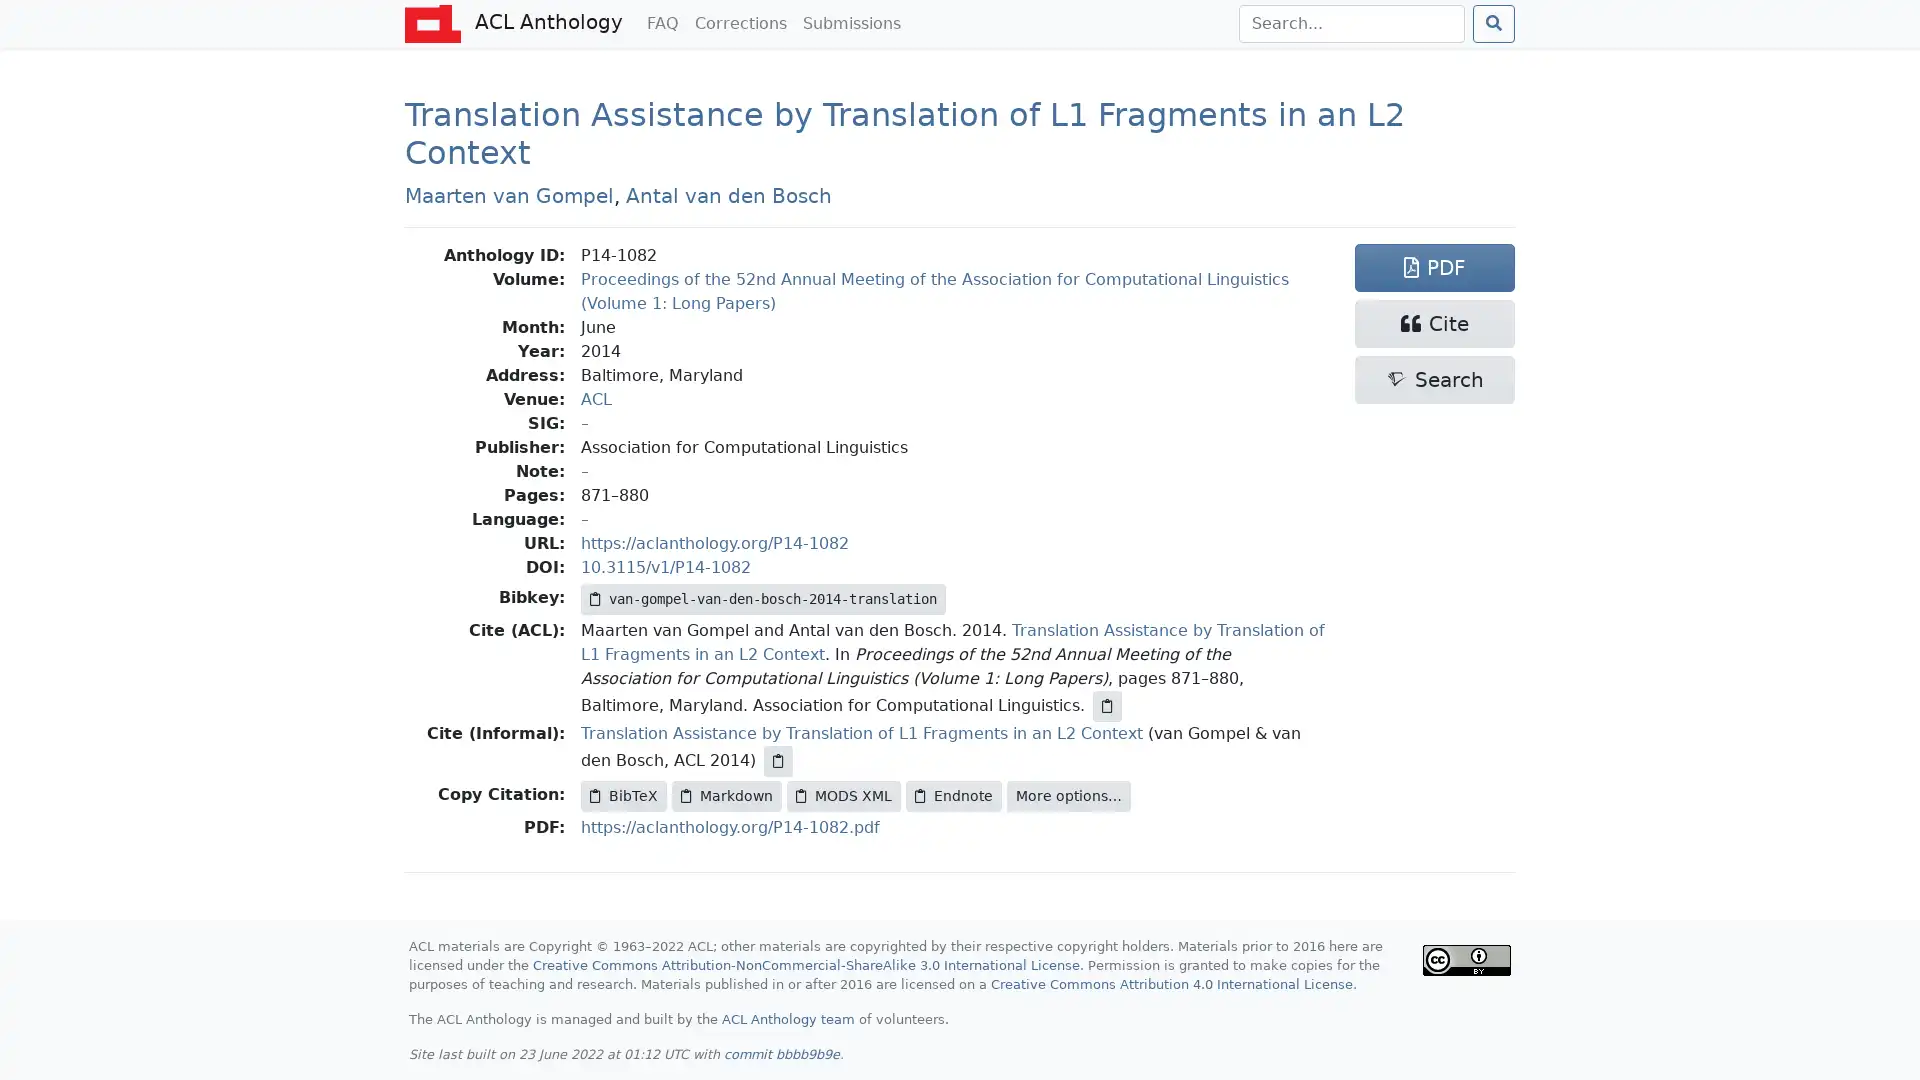  What do you see at coordinates (762, 597) in the screenshot?
I see `van-gompel-van-den-bosch-2014-translation` at bounding box center [762, 597].